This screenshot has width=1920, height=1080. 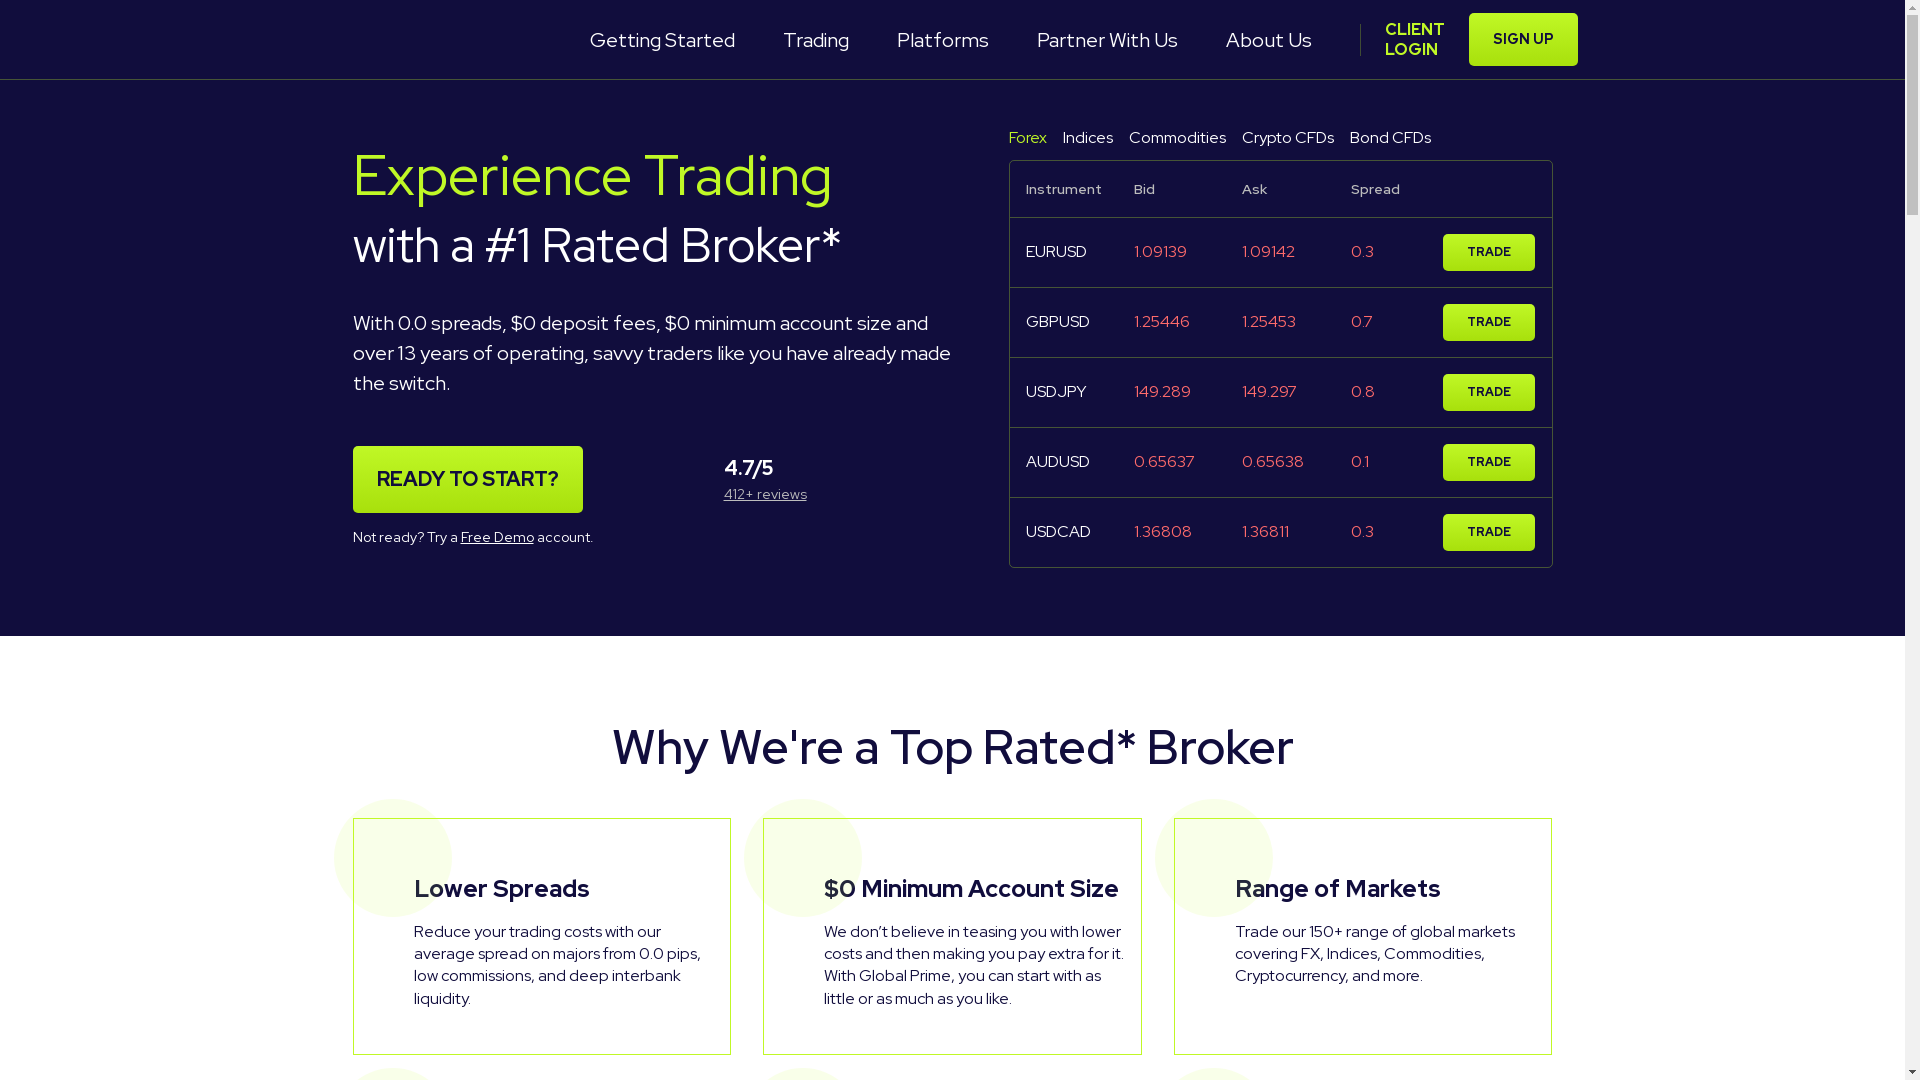 I want to click on 'READY TO START?', so click(x=465, y=479).